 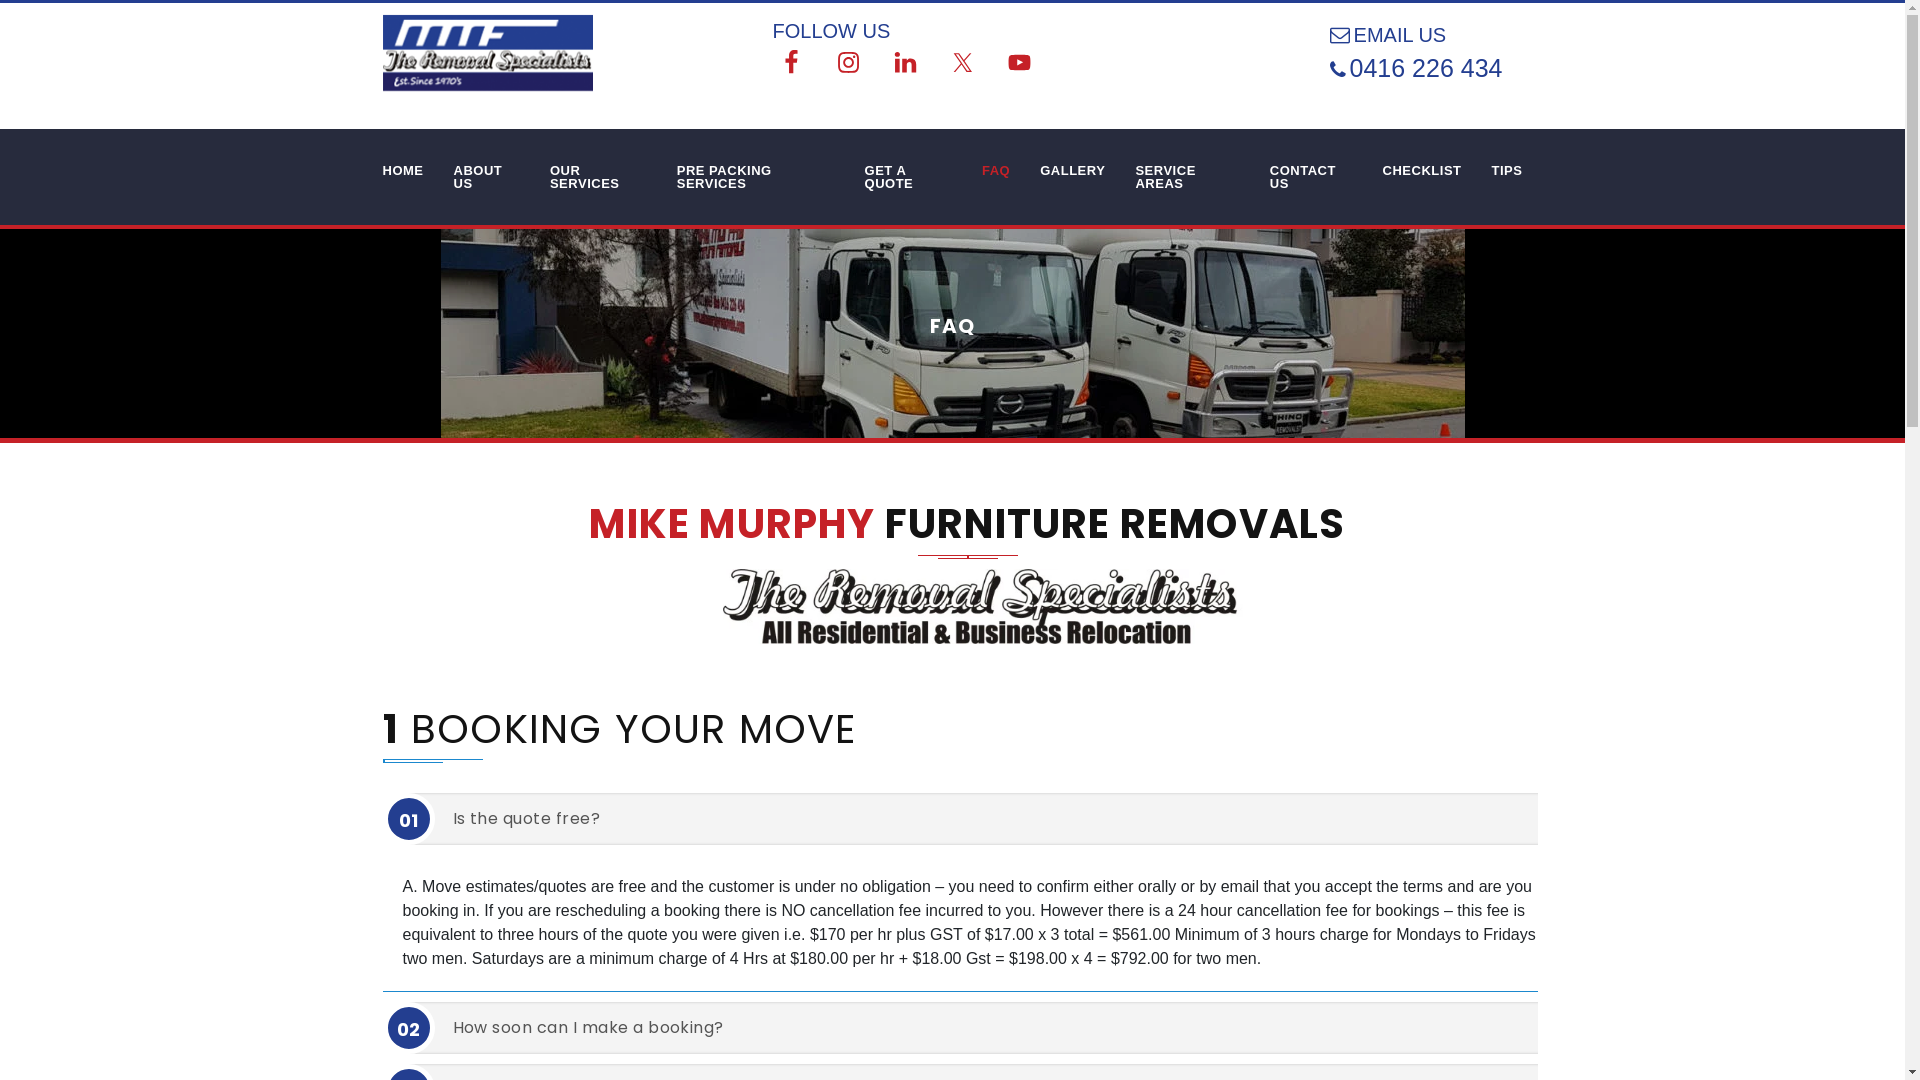 I want to click on 'OUR SERVICES', so click(x=534, y=176).